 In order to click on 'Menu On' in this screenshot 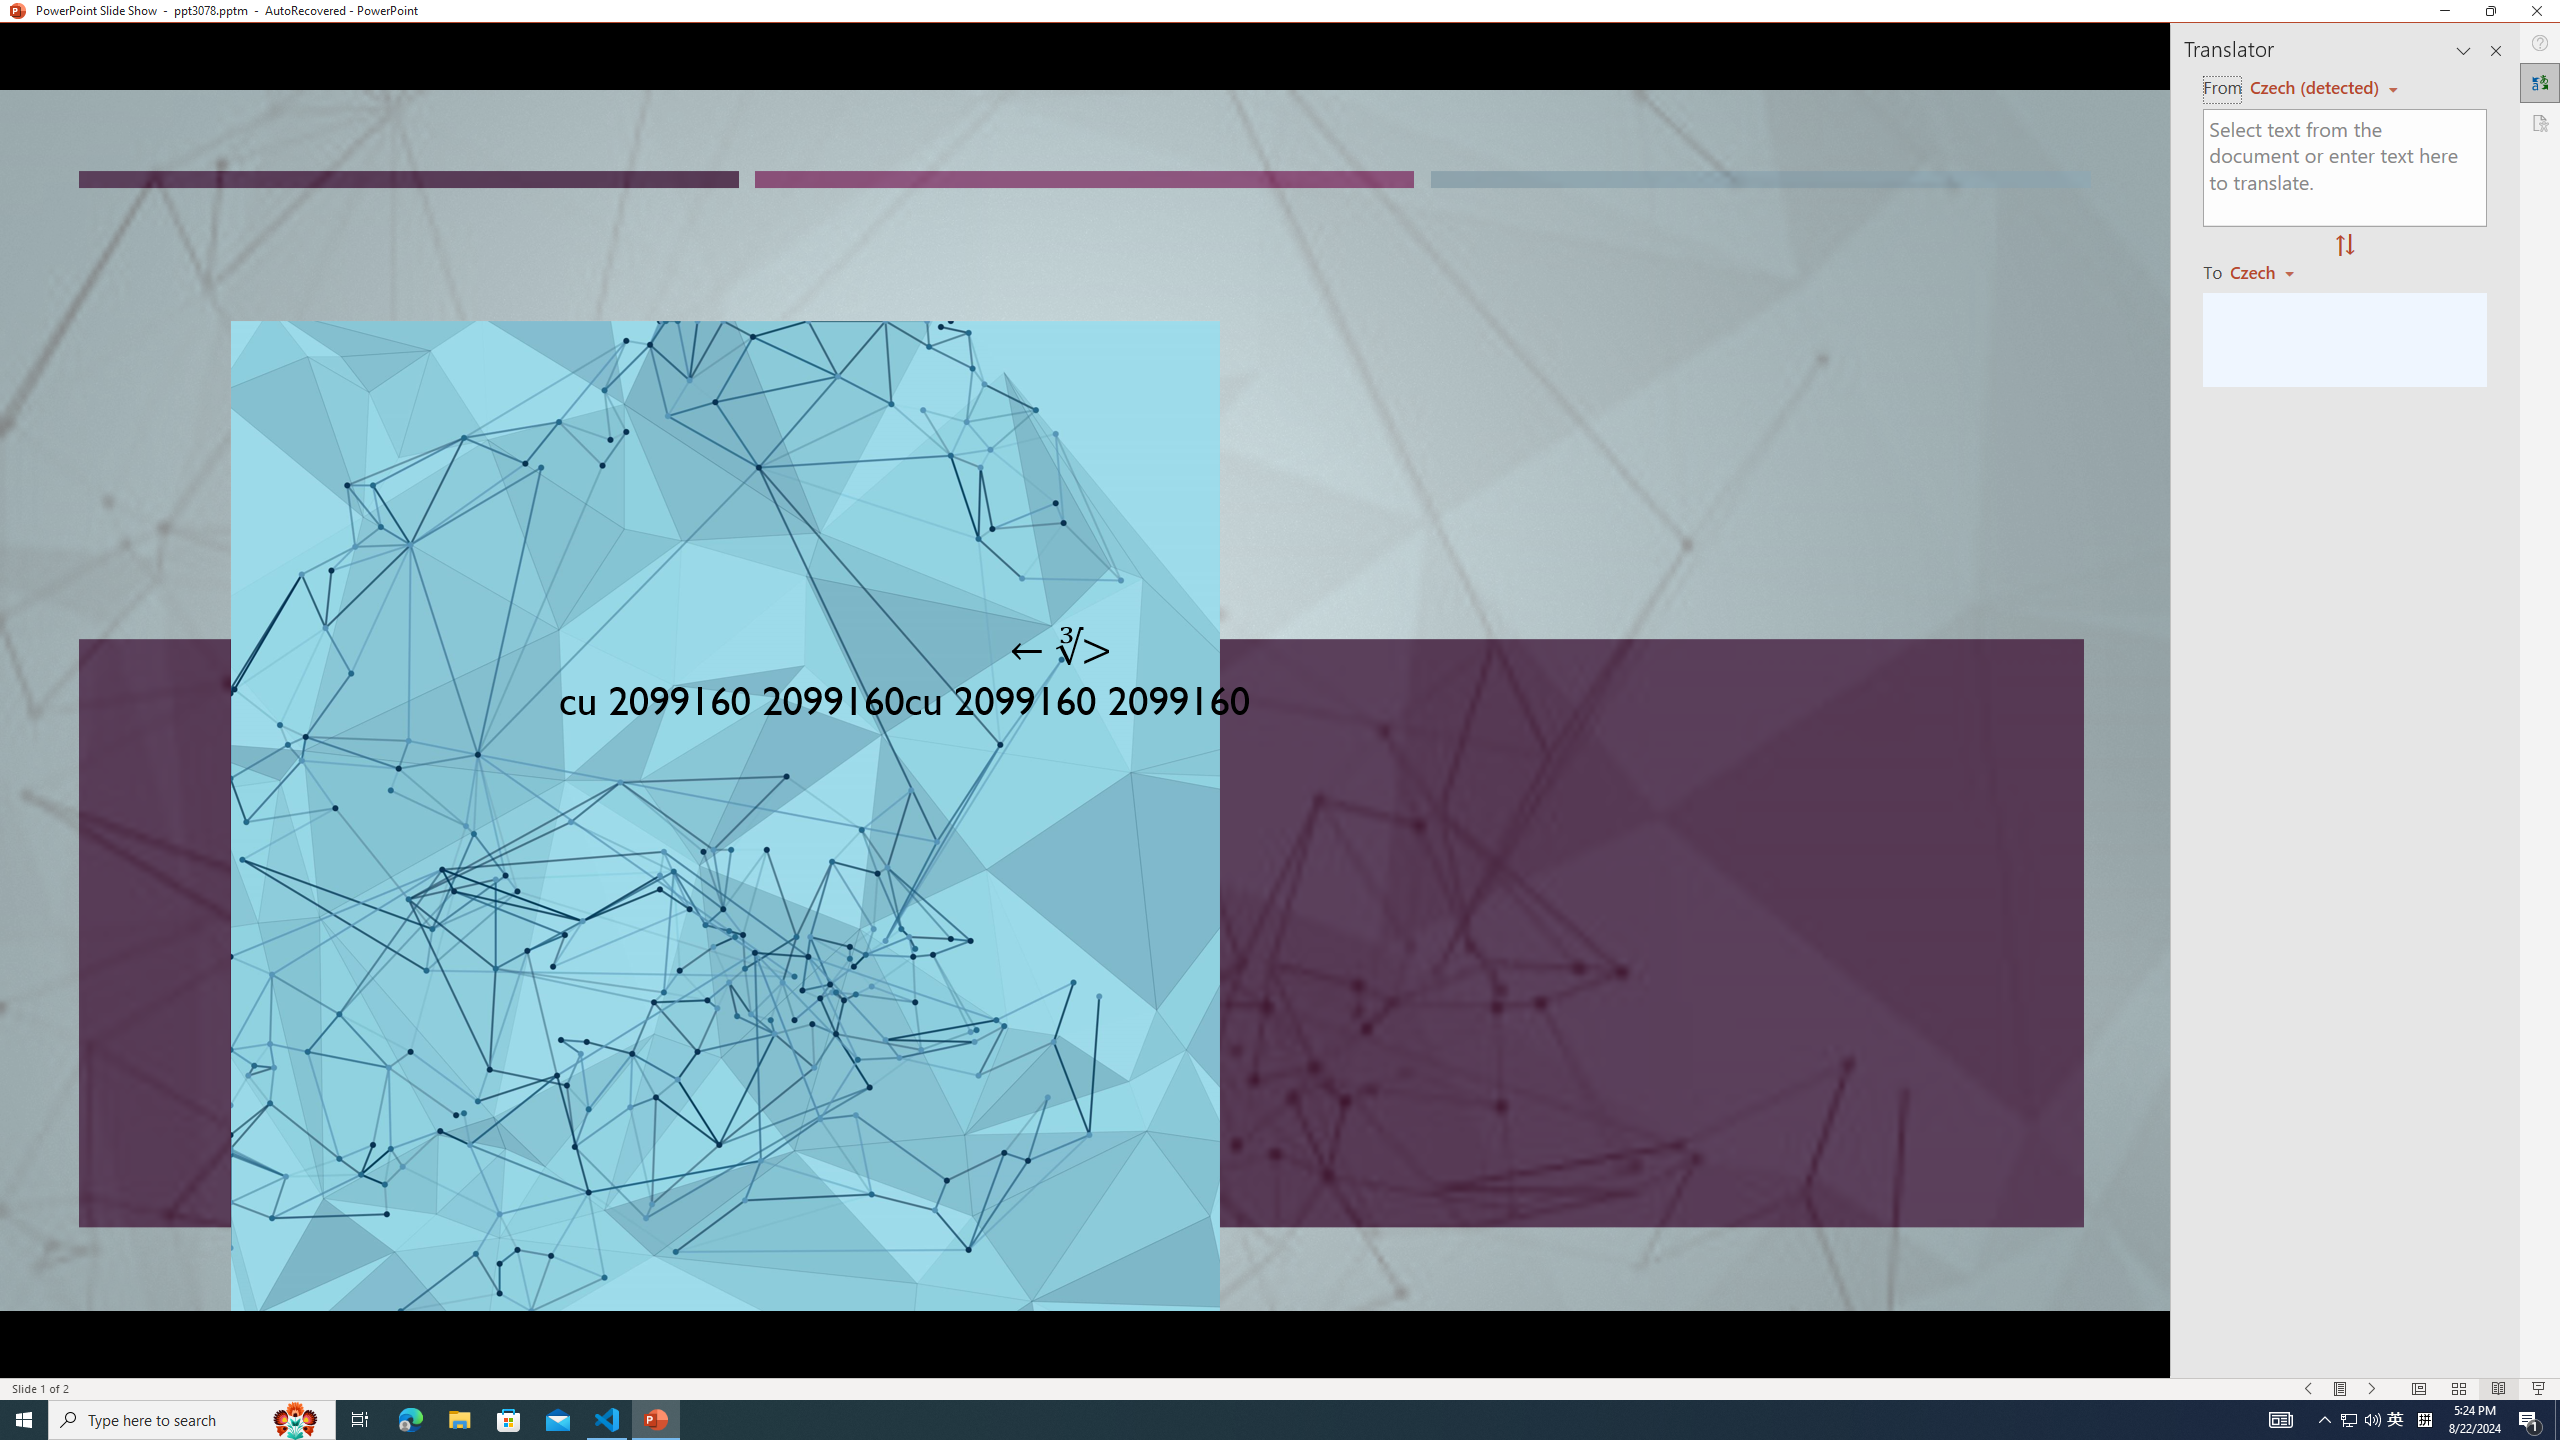, I will do `click(2340, 1389)`.